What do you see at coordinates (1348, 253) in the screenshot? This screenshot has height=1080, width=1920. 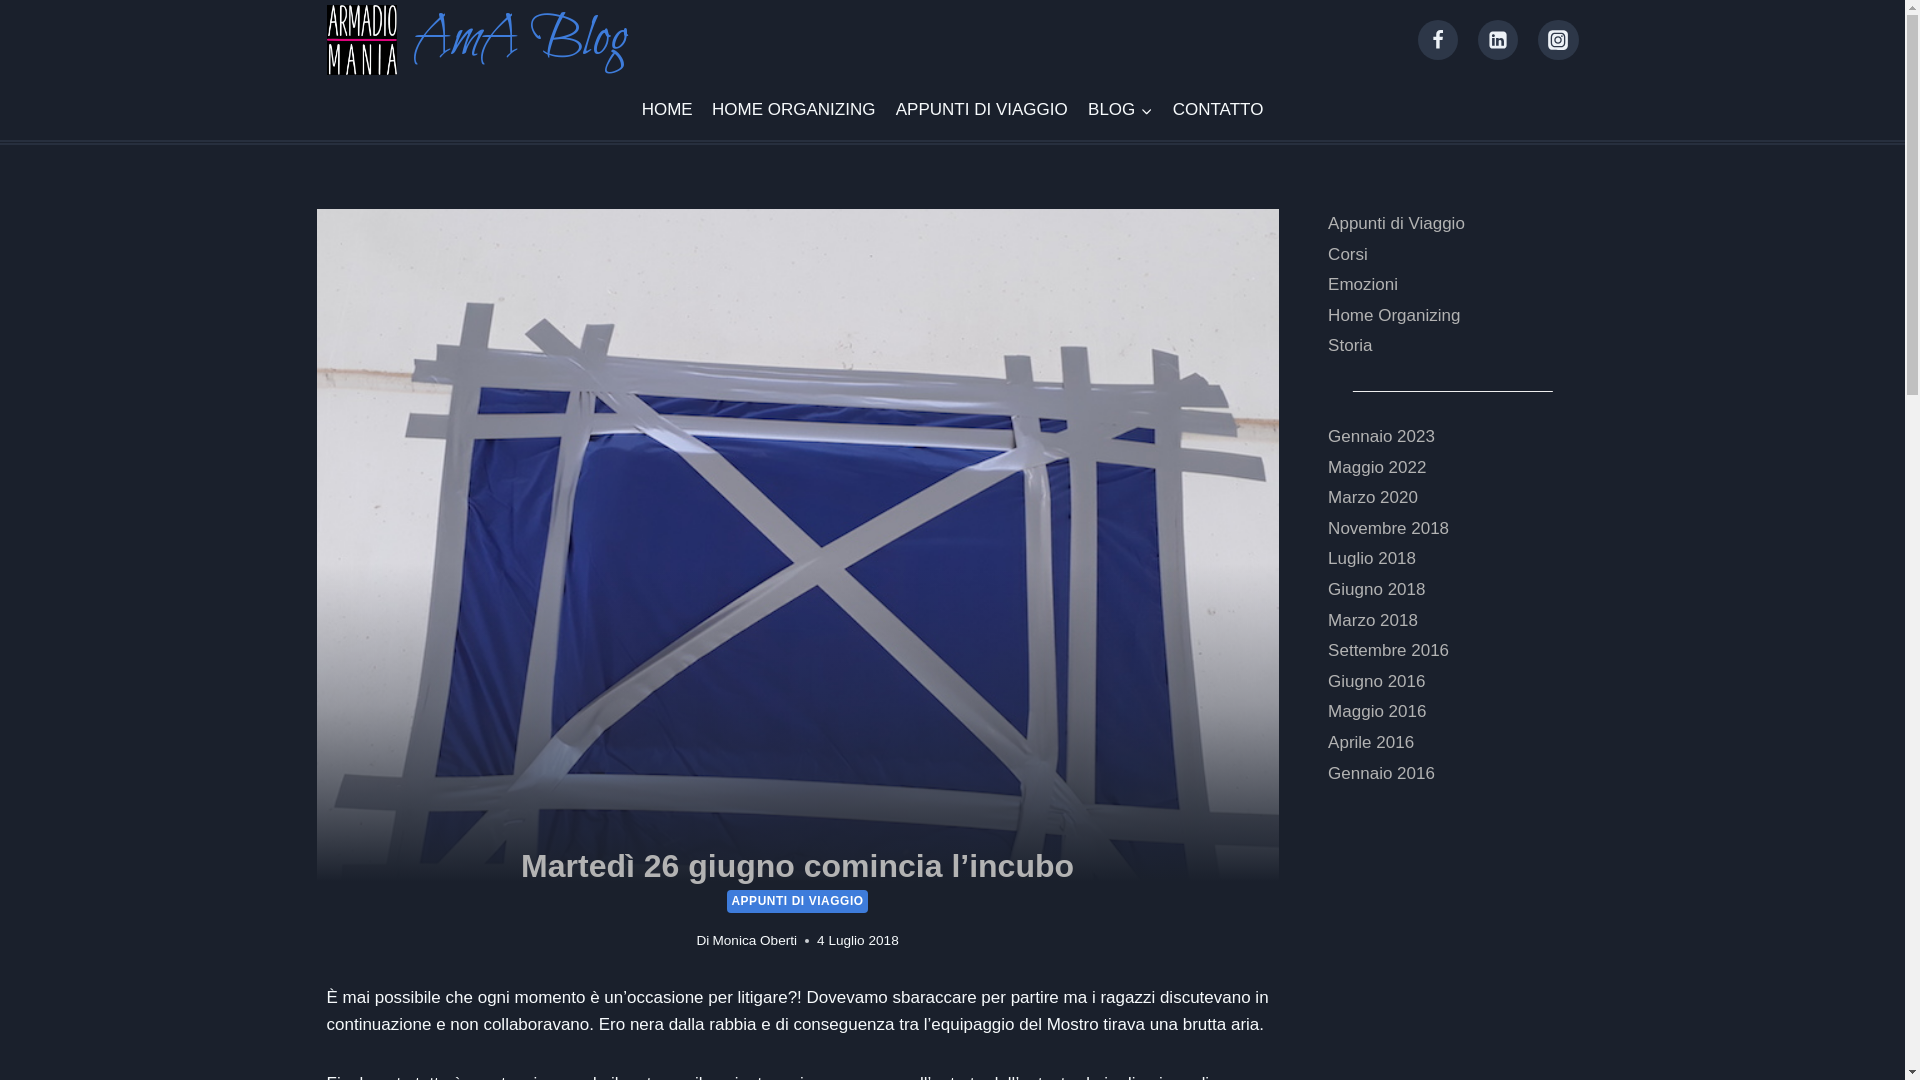 I see `'Corsi'` at bounding box center [1348, 253].